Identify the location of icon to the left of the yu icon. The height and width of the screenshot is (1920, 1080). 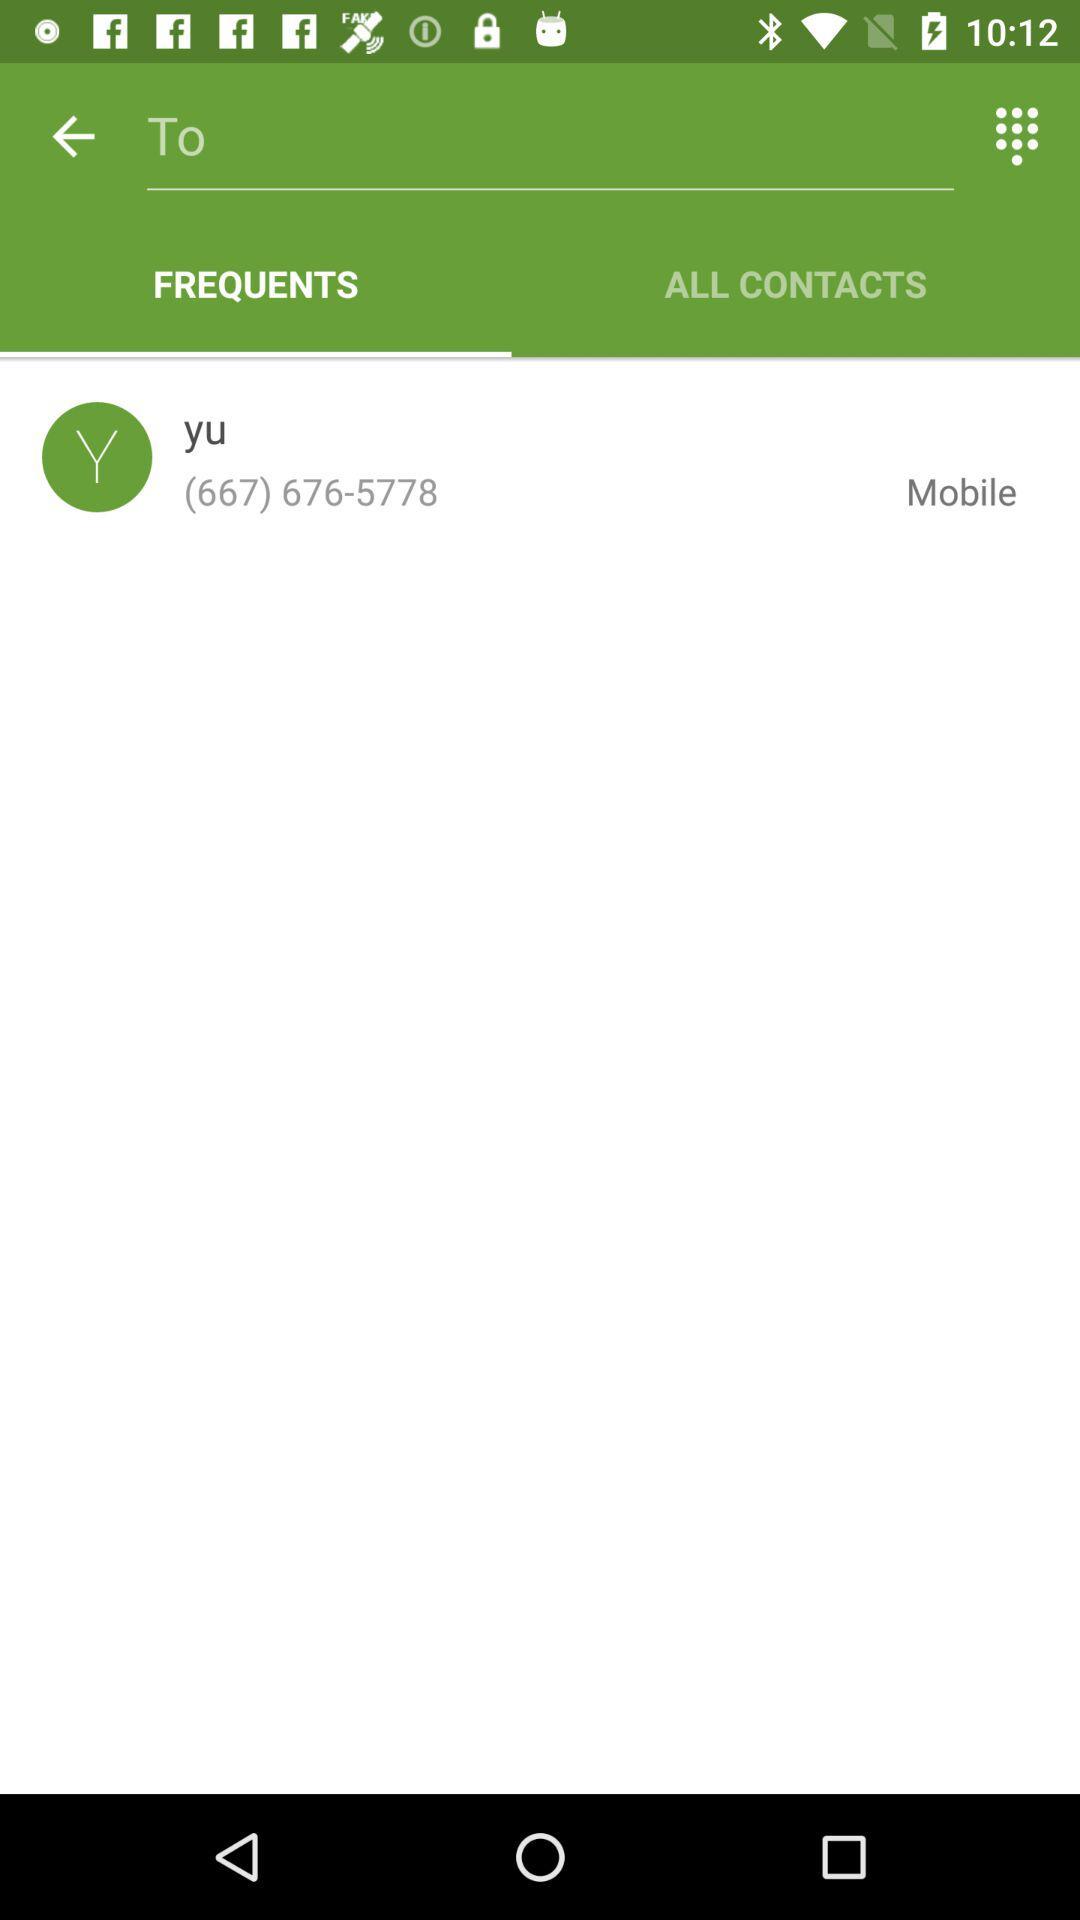
(97, 456).